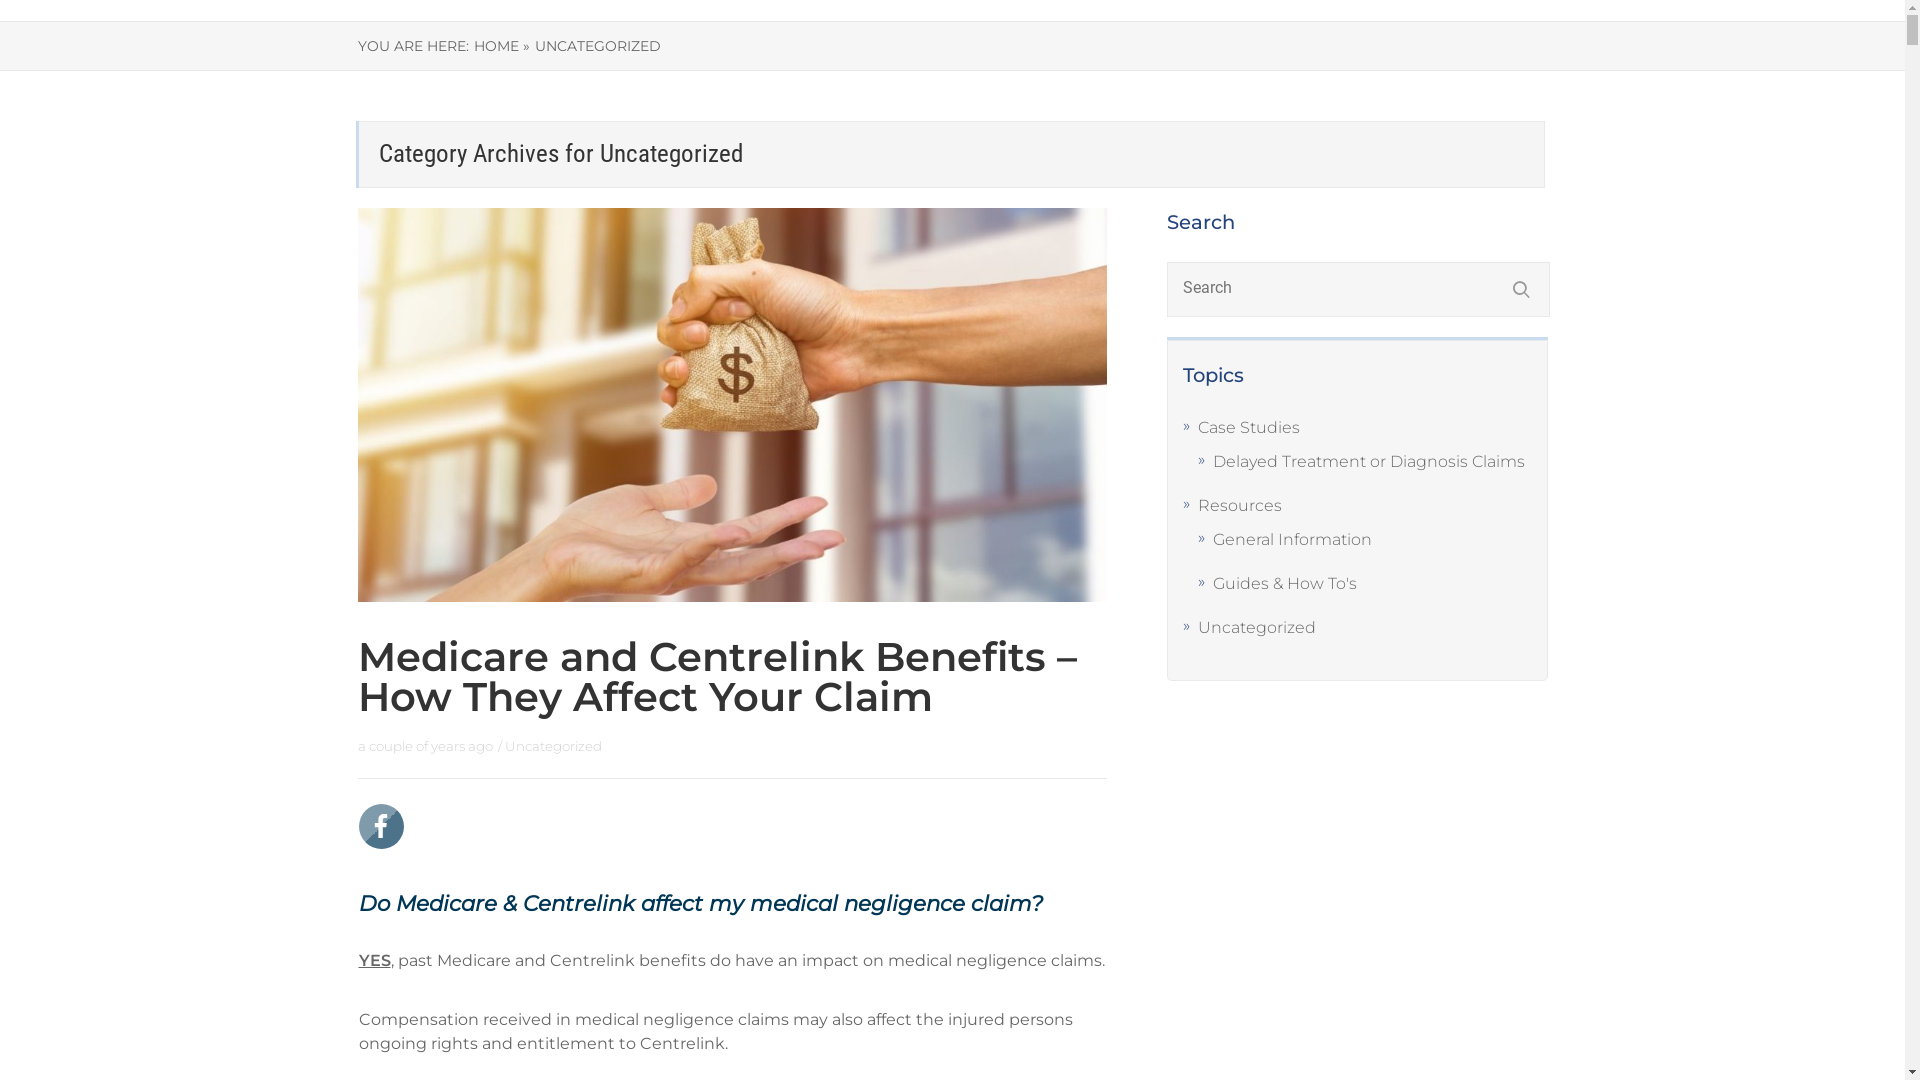 The image size is (1920, 1080). I want to click on 'Guides & How To's', so click(1285, 583).